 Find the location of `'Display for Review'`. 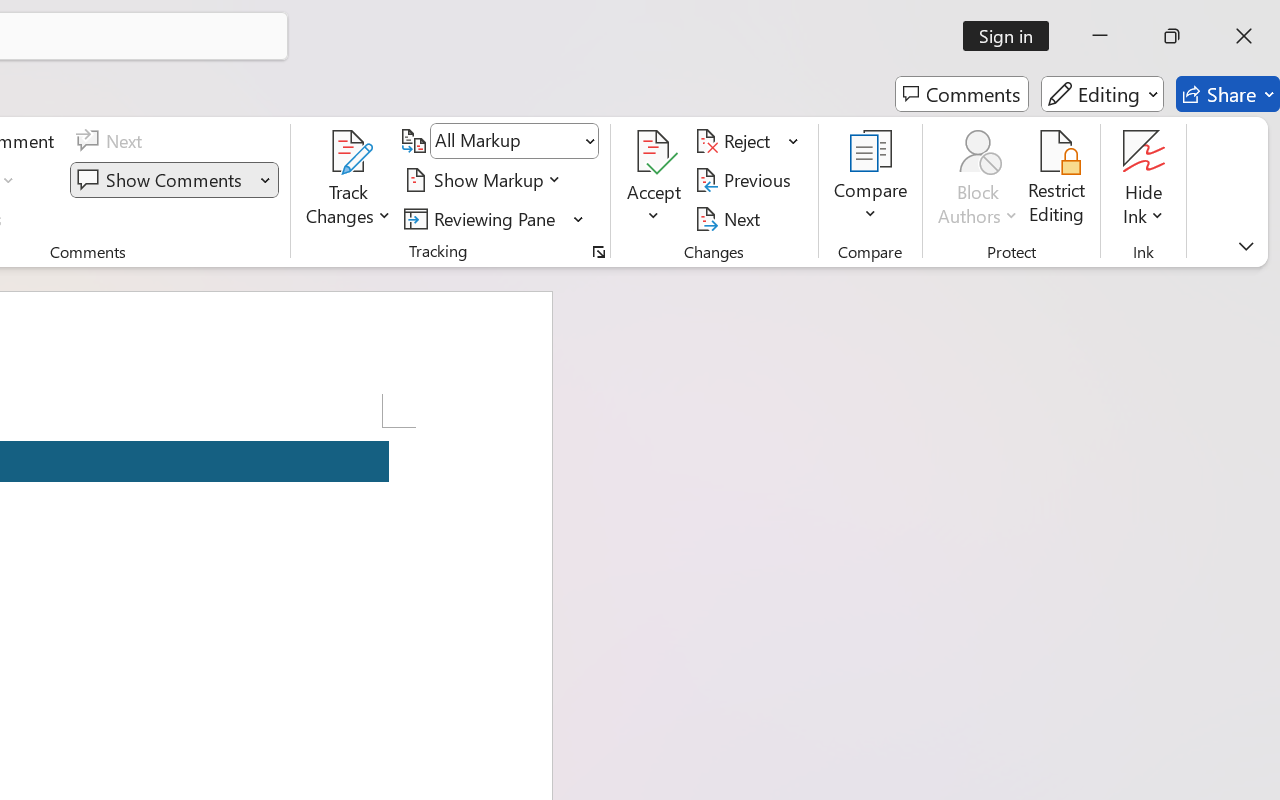

'Display for Review' is located at coordinates (514, 141).